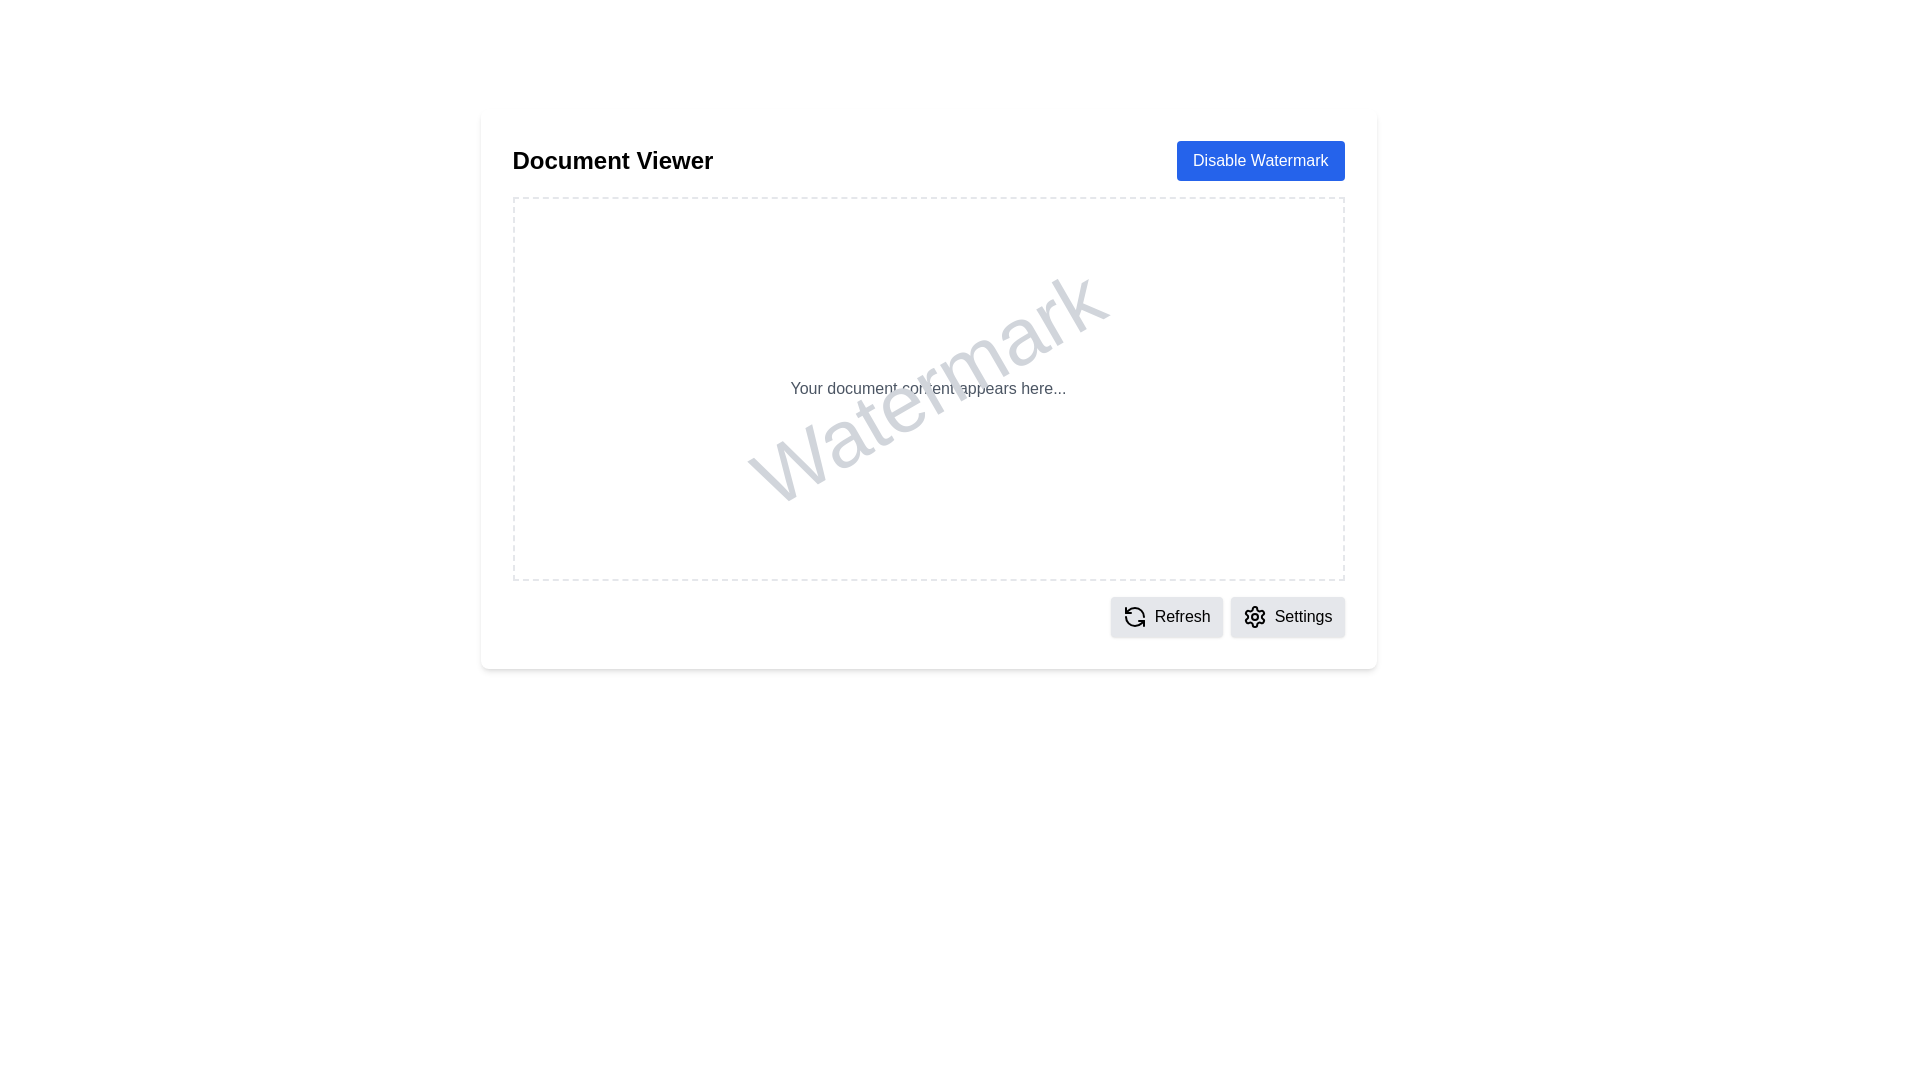 The image size is (1920, 1080). I want to click on the circular refresh icon with a black outline located at the bottom left of the settings panel, which is part of the 'Refresh' button, so click(1134, 616).